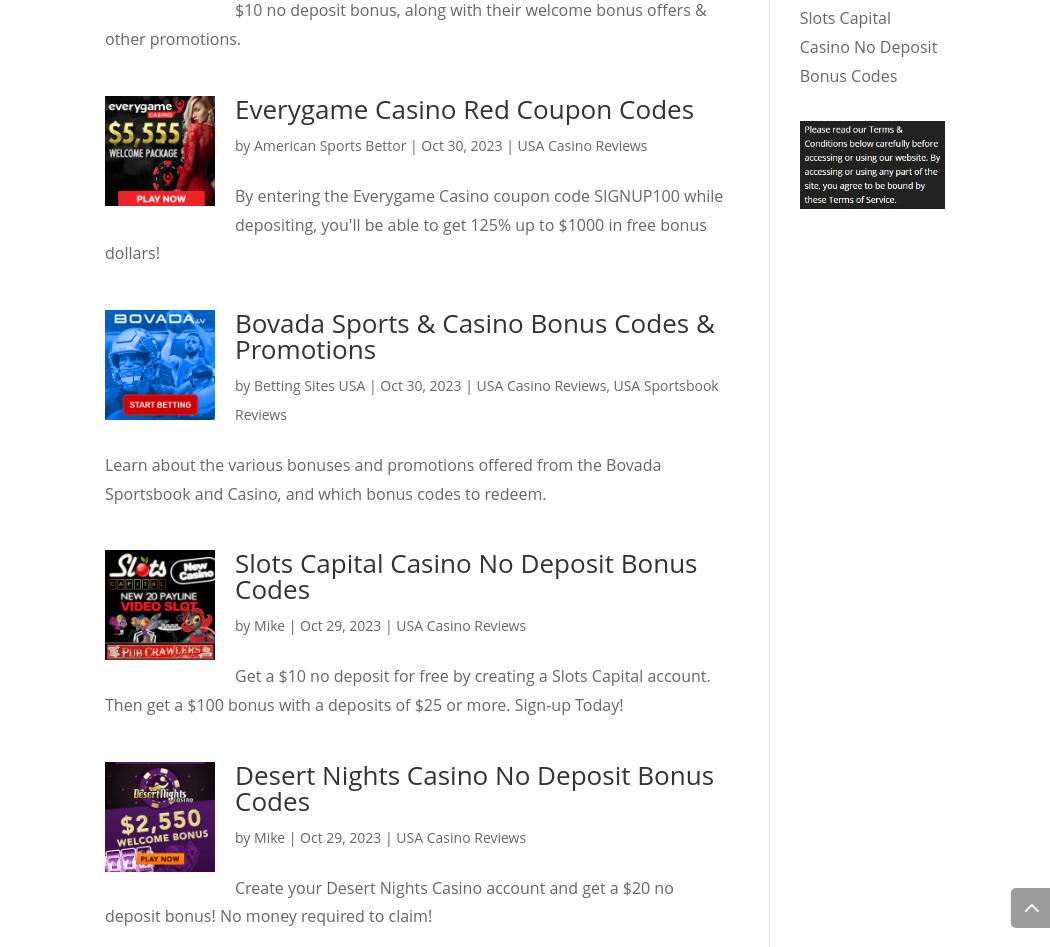 This screenshot has height=947, width=1050. What do you see at coordinates (407, 688) in the screenshot?
I see `'Get a $10 no deposit for free by creating a Slots Capital account. Then get a $100 bonus with a deposits of $25 or more. Sign-up Today!'` at bounding box center [407, 688].